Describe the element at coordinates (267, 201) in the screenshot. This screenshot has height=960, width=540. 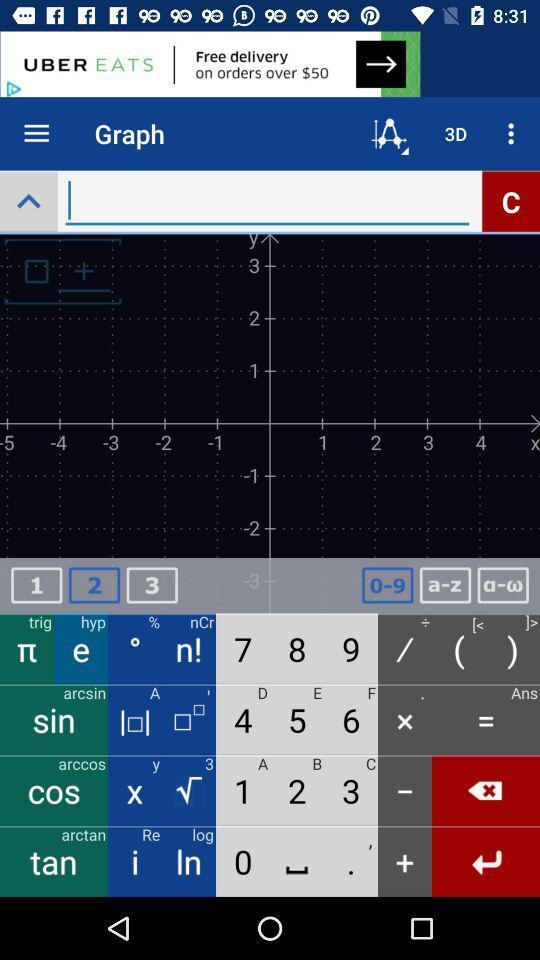
I see `words and search` at that location.